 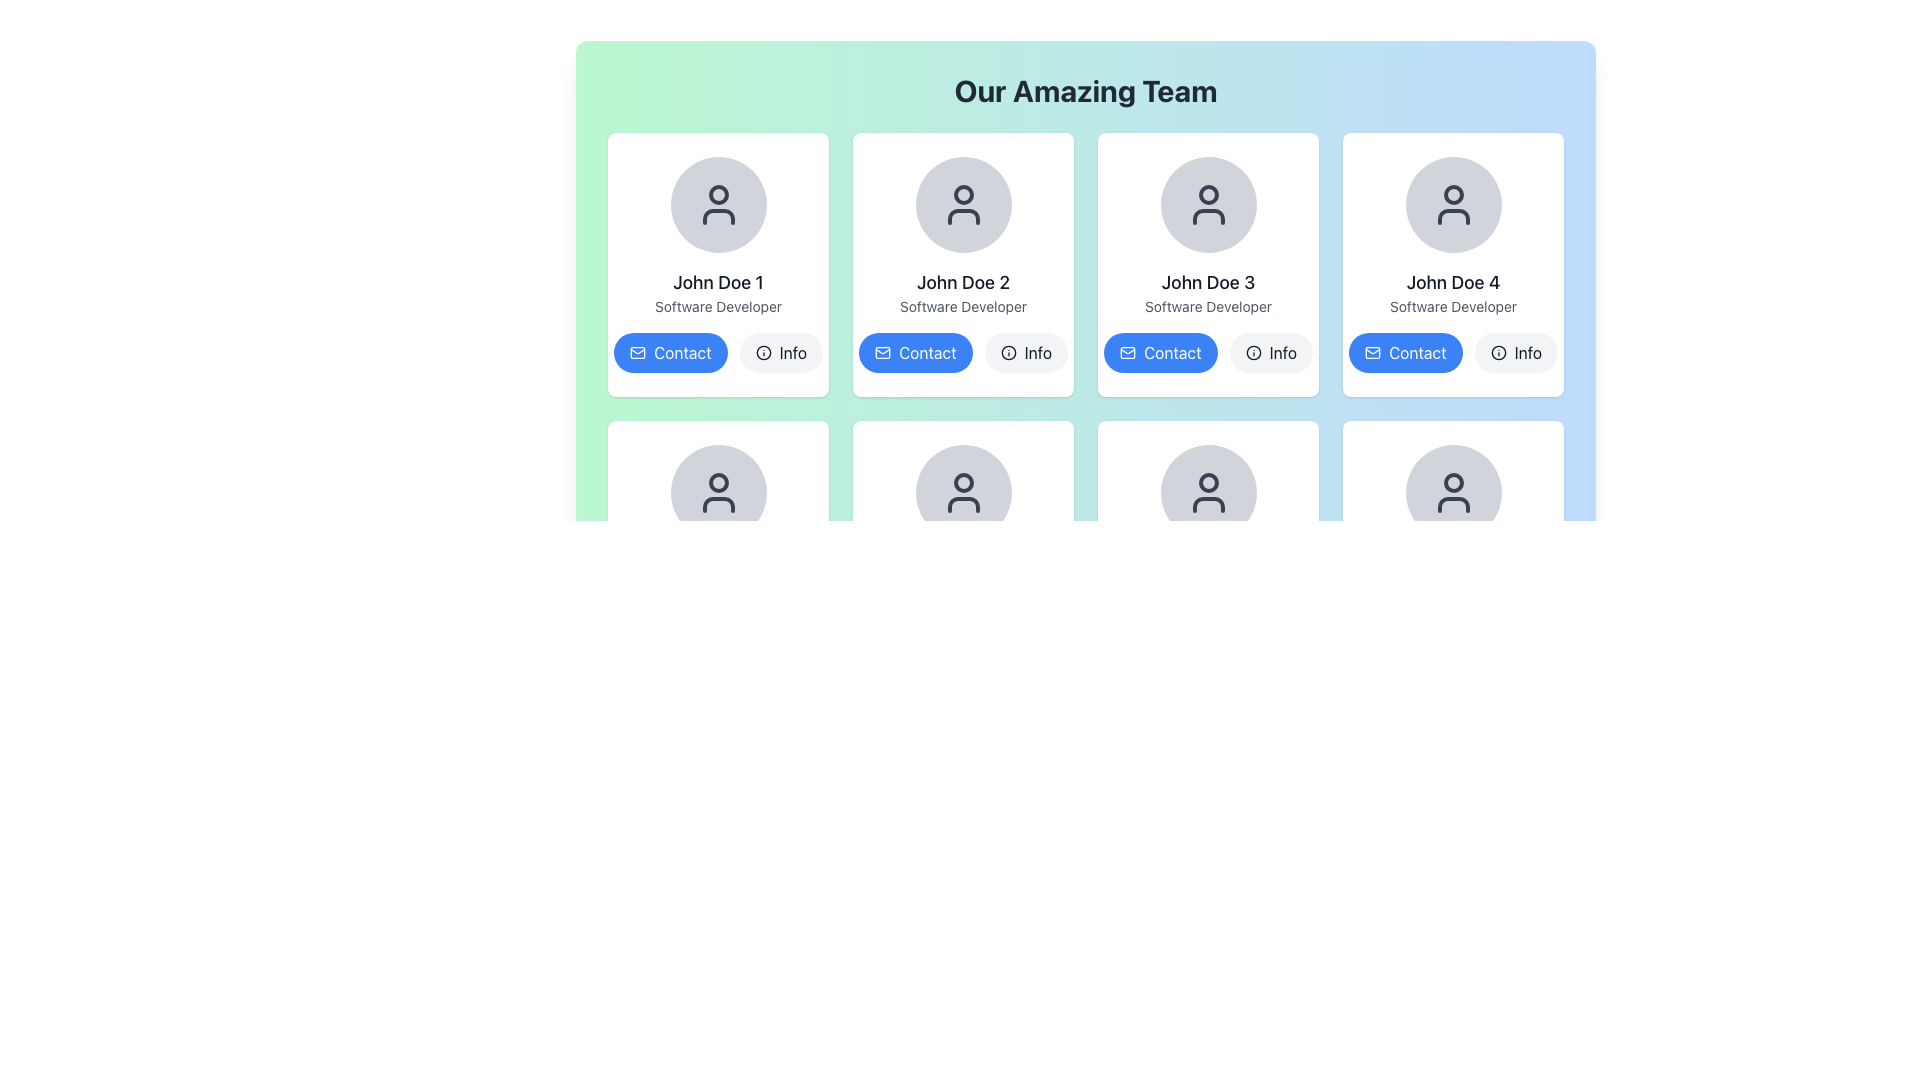 What do you see at coordinates (1416, 352) in the screenshot?
I see `the blue 'Contact' button with white text located in the card for 'John Doe 4' in the rightmost column of the second row` at bounding box center [1416, 352].